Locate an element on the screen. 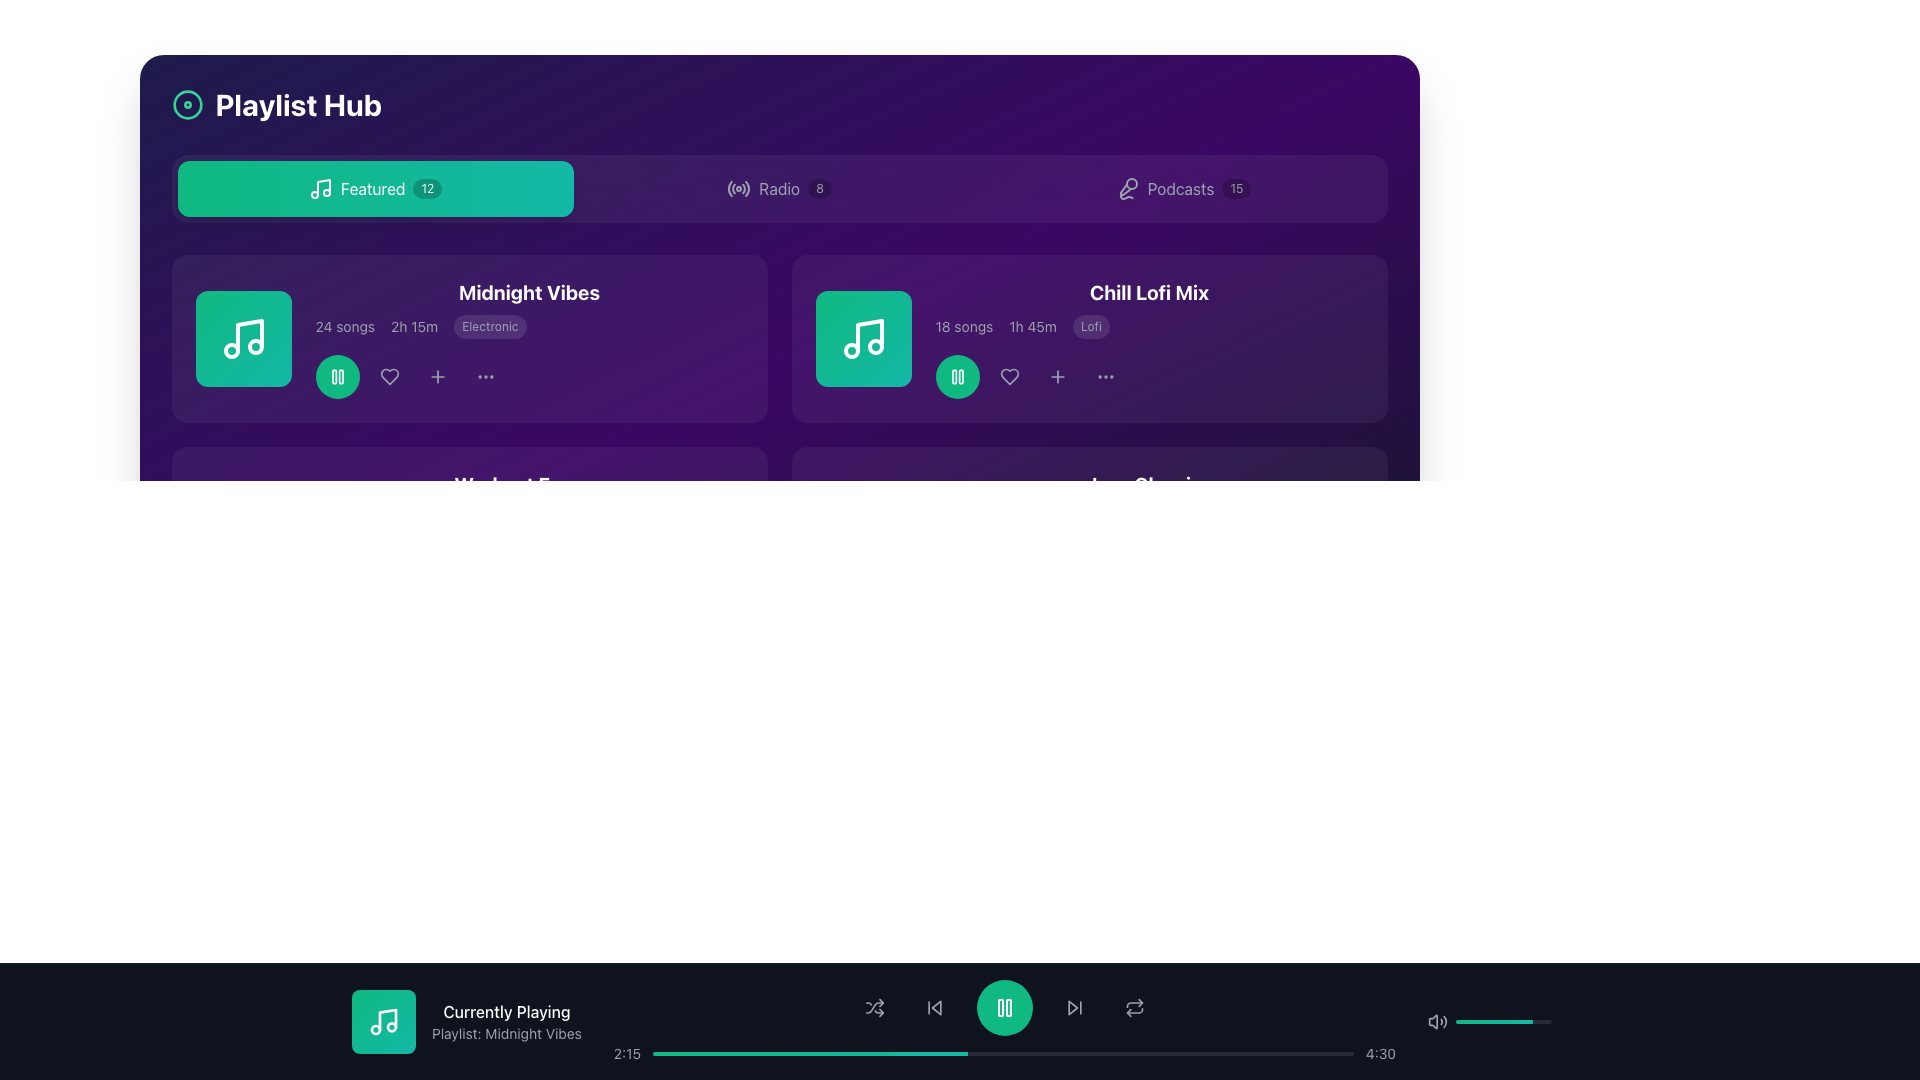  the 'Electronic' genre label for the 'Midnight Vibes' playlist, which is positioned to the right of the duration text '2h 15m.' is located at coordinates (490, 326).